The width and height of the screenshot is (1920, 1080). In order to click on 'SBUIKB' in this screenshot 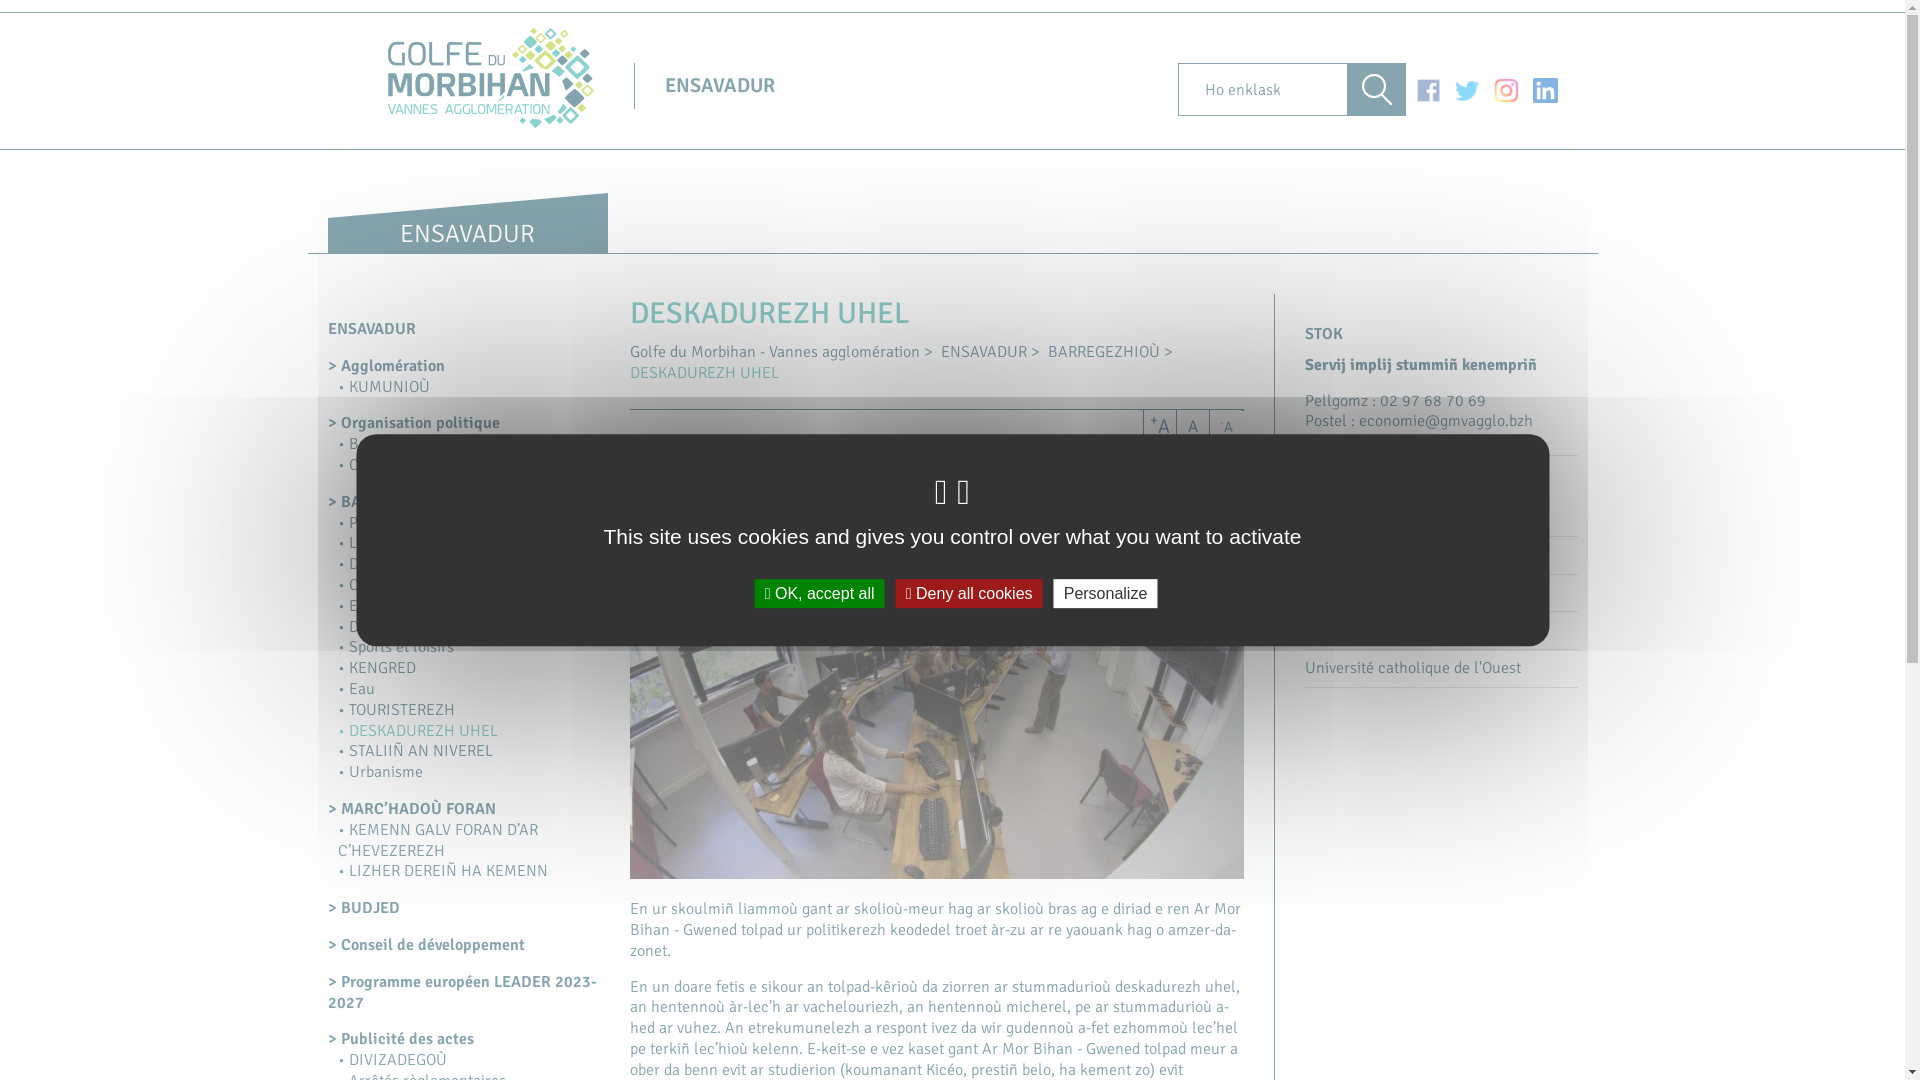, I will do `click(1305, 520)`.